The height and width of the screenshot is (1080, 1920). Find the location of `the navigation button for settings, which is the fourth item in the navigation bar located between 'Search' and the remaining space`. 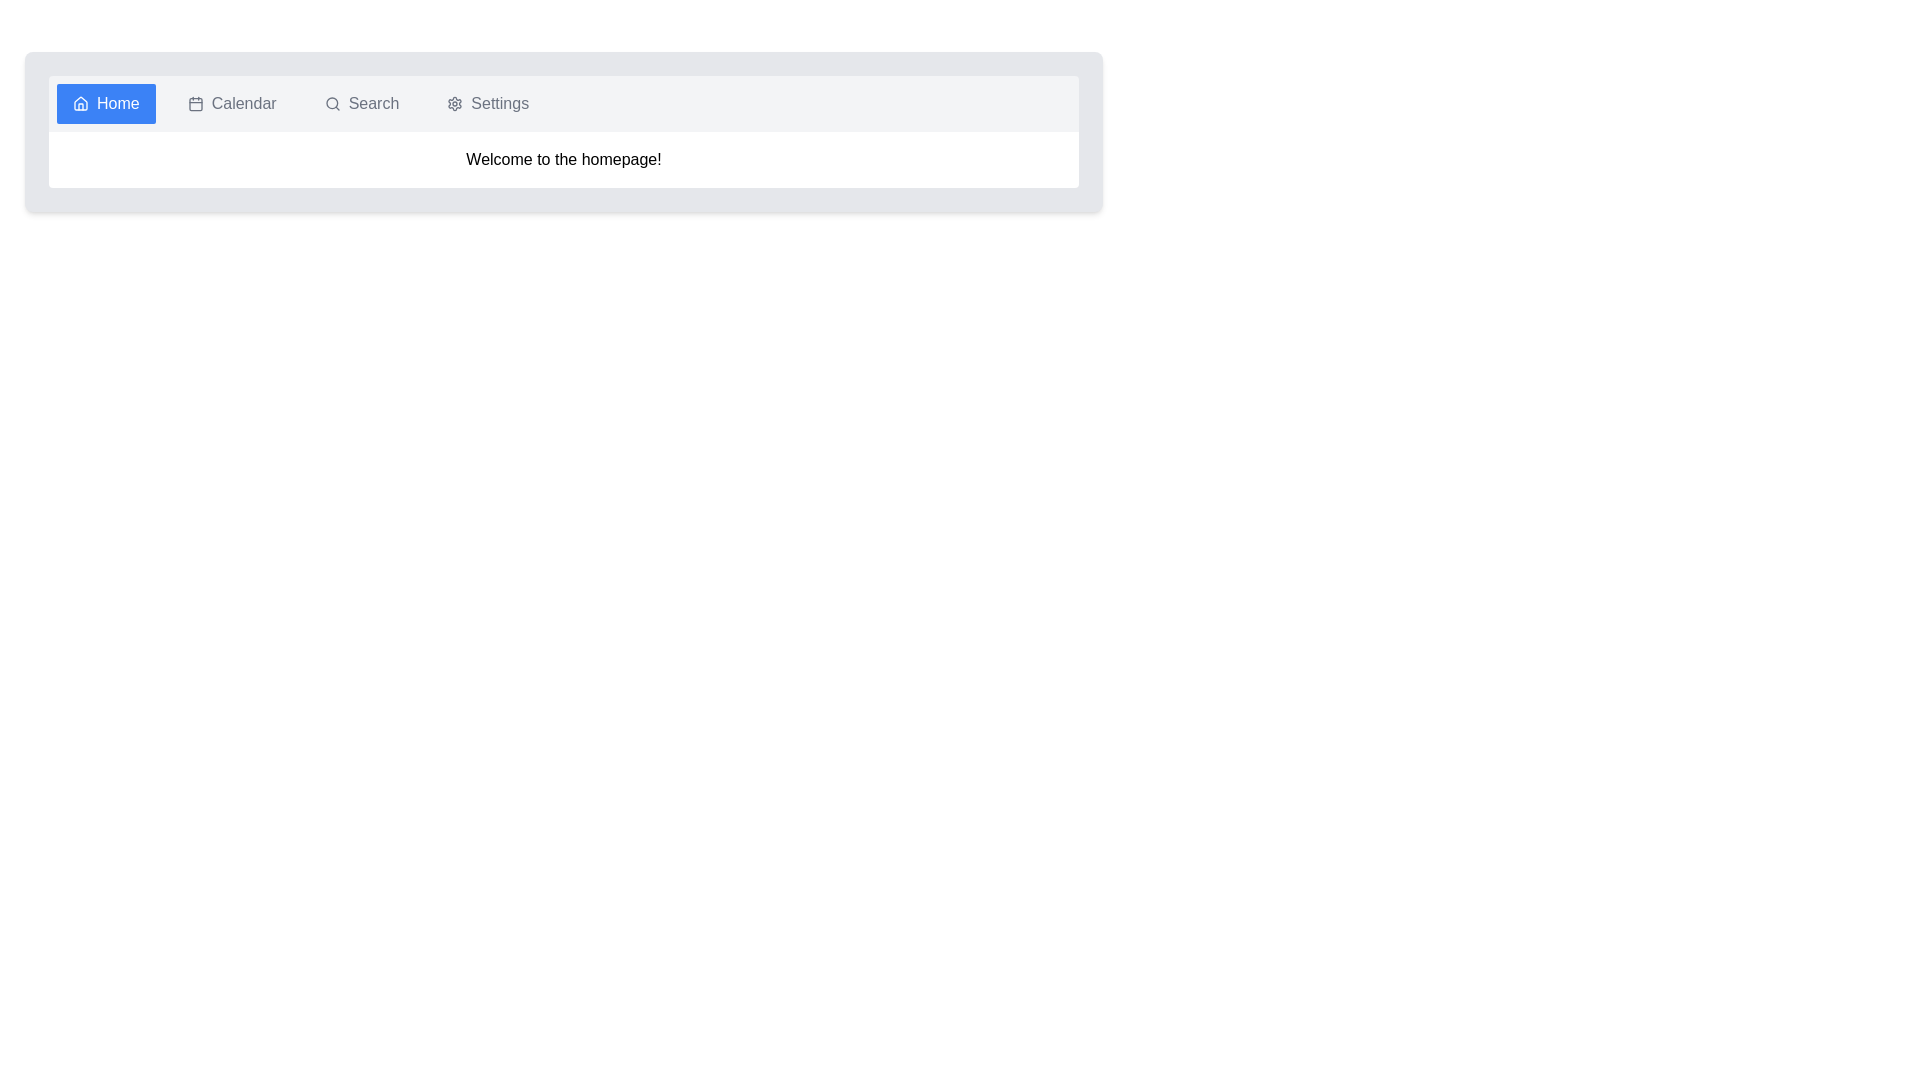

the navigation button for settings, which is the fourth item in the navigation bar located between 'Search' and the remaining space is located at coordinates (488, 104).